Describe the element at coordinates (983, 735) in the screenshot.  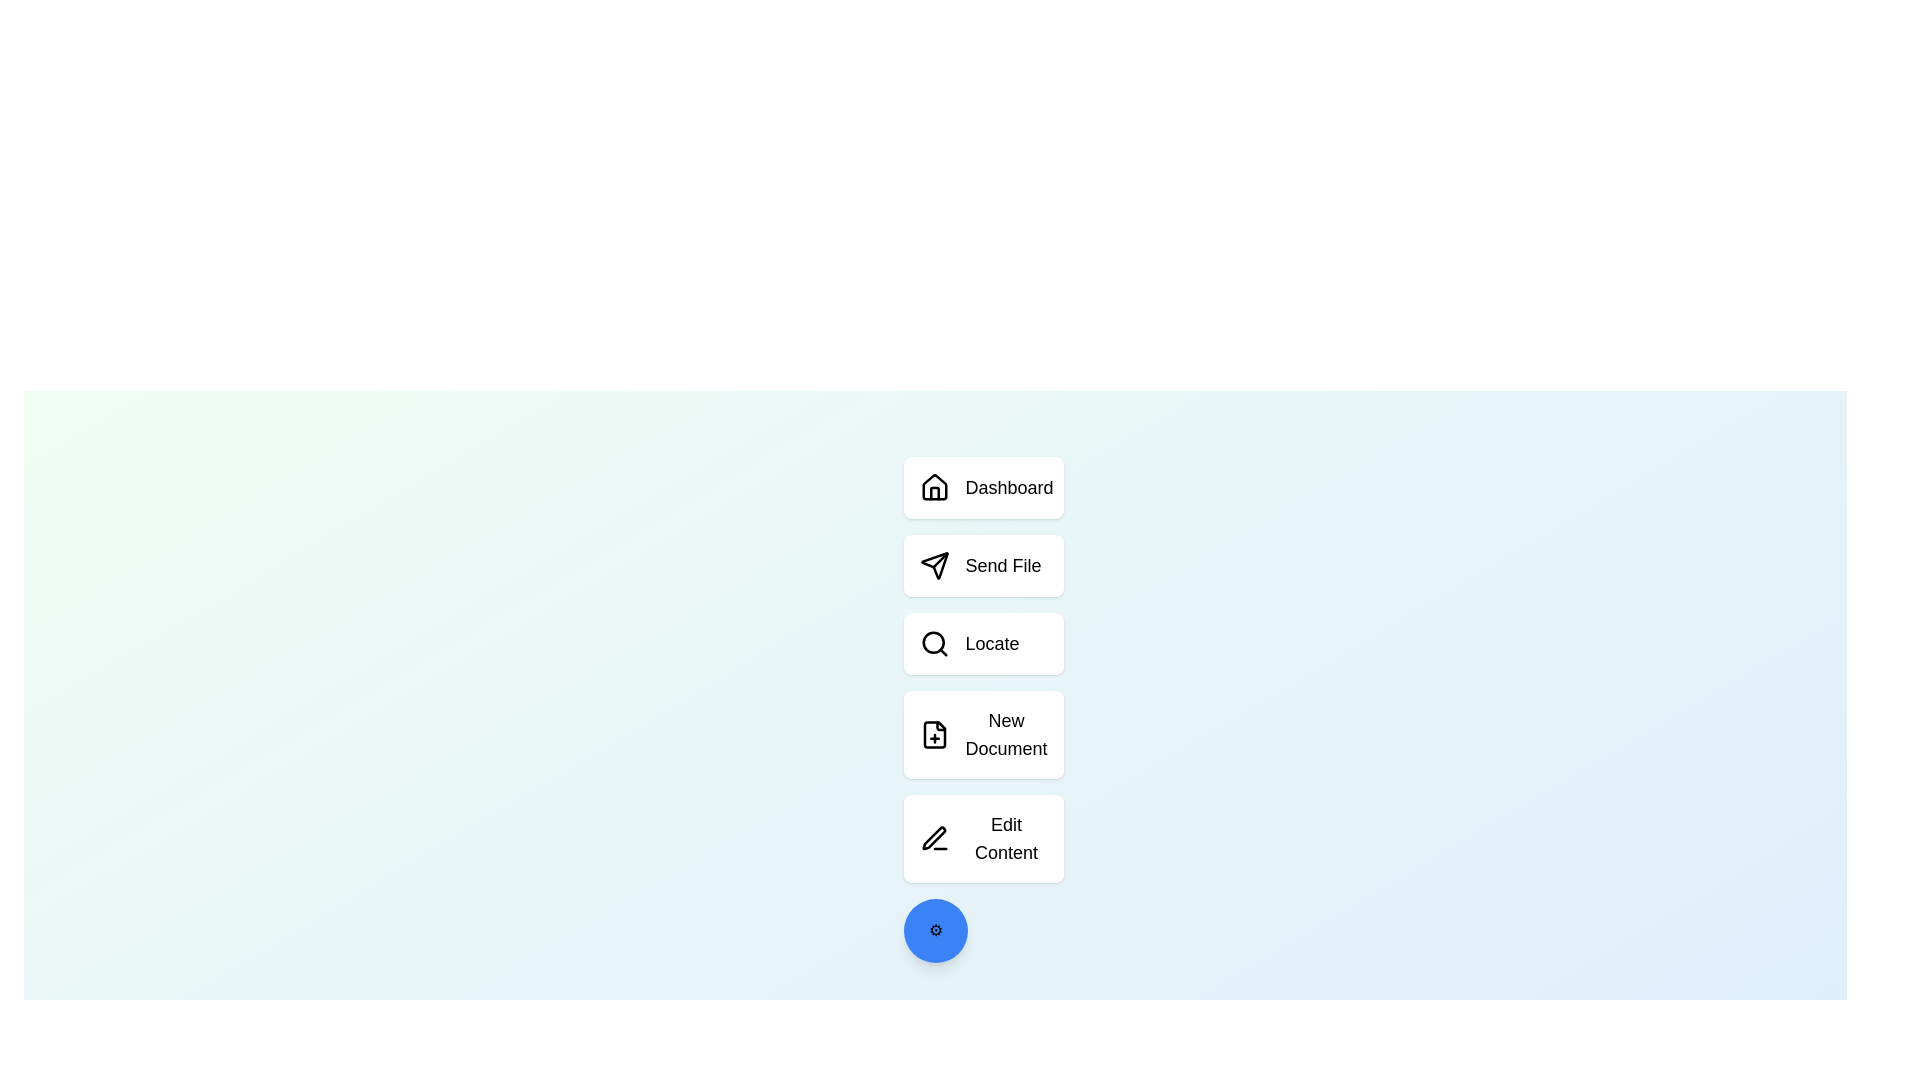
I see `the New Document button in the menu` at that location.